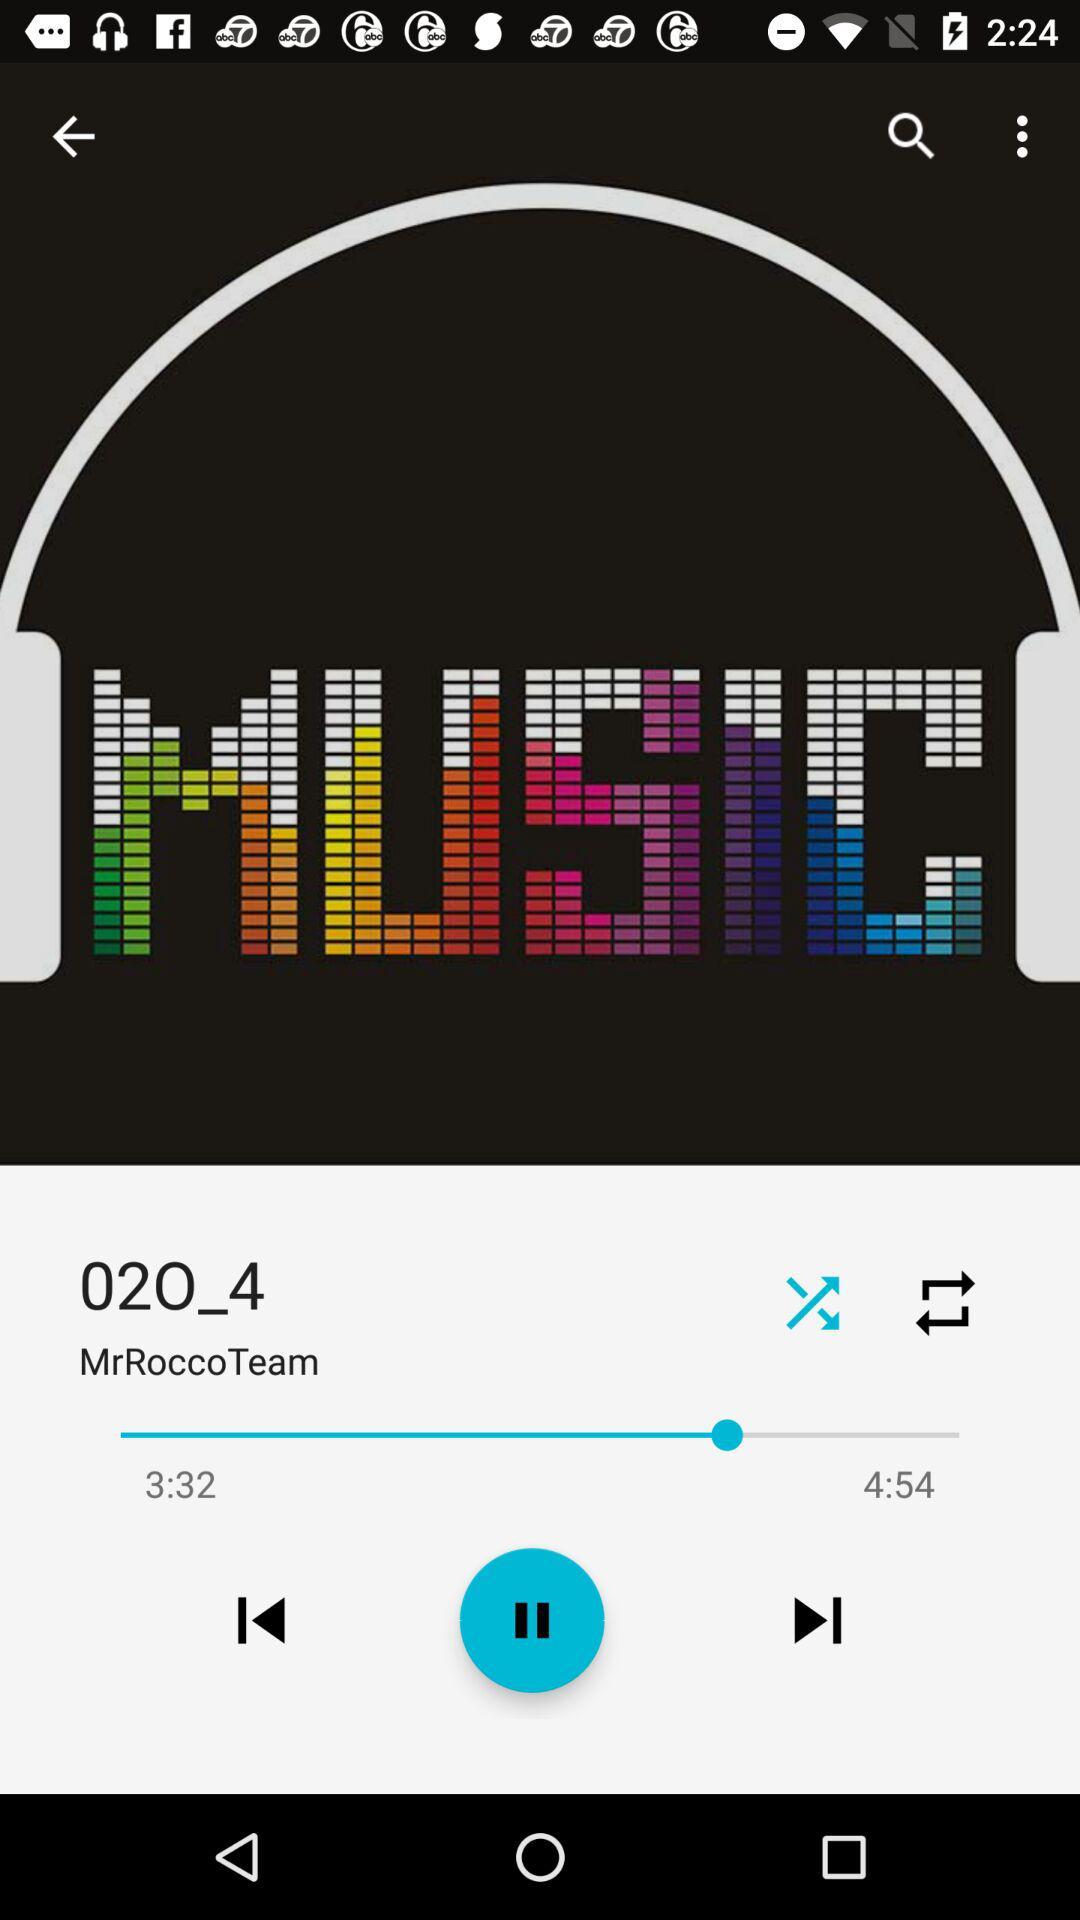 The width and height of the screenshot is (1080, 1920). What do you see at coordinates (817, 1620) in the screenshot?
I see `the item below the 4:54 icon` at bounding box center [817, 1620].